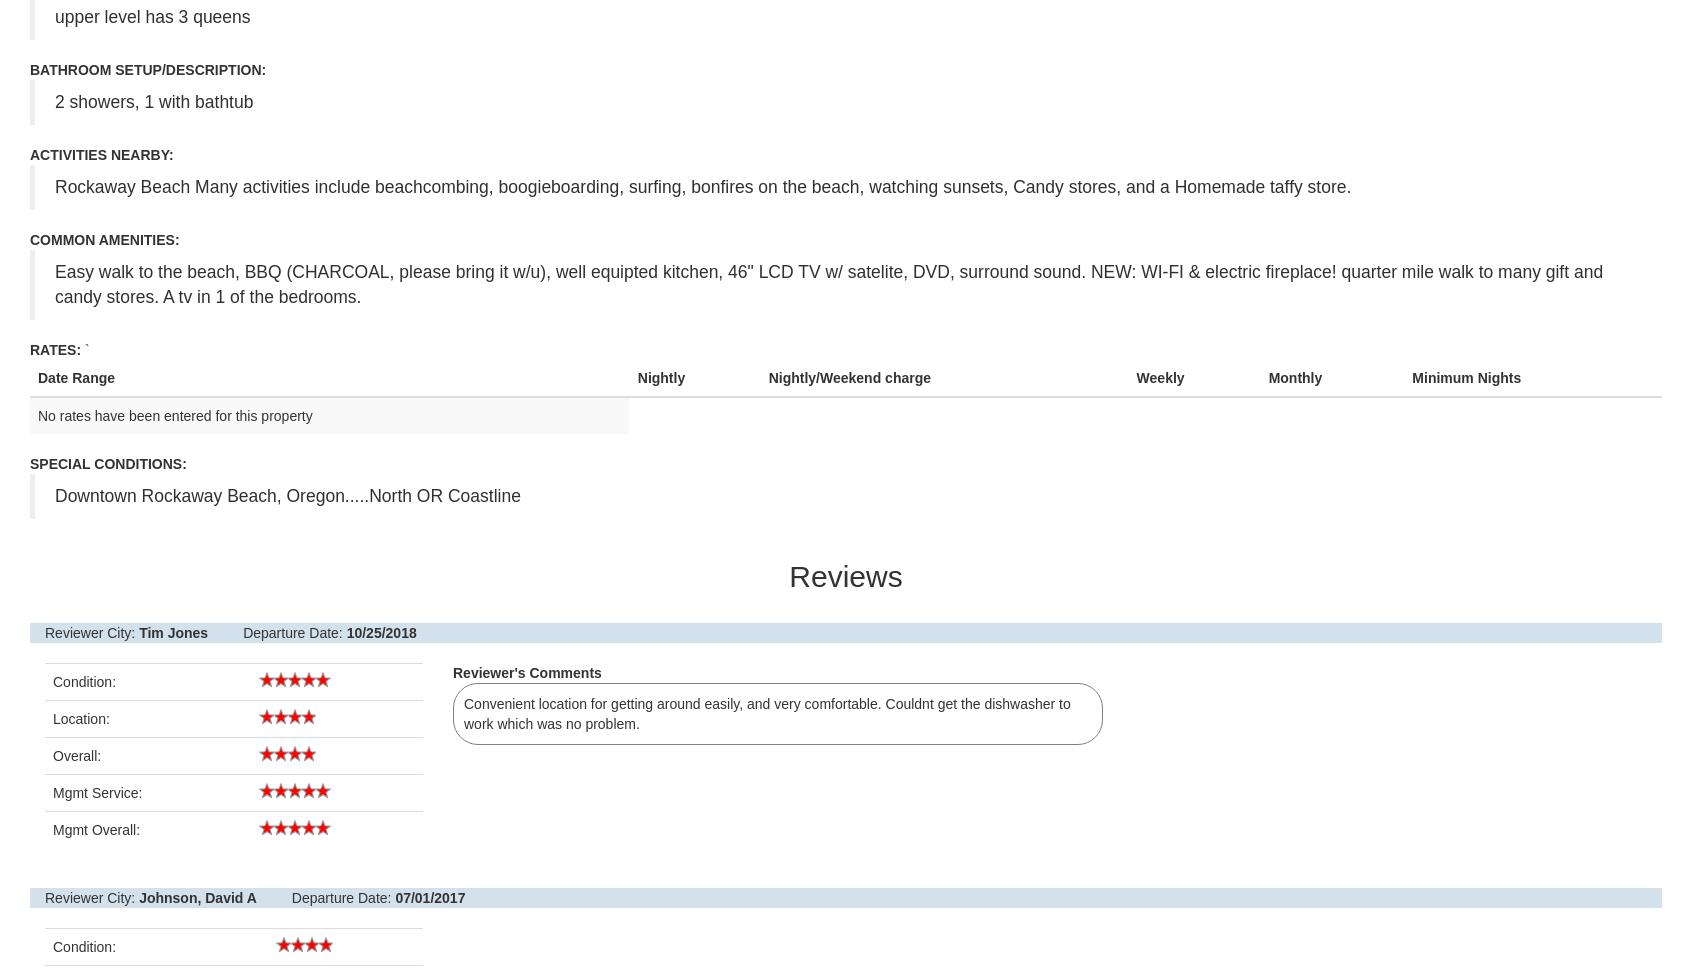 This screenshot has height=973, width=1692. I want to click on 'Downtown Rockaway Beach, Oregon.....North OR Coastline', so click(286, 495).